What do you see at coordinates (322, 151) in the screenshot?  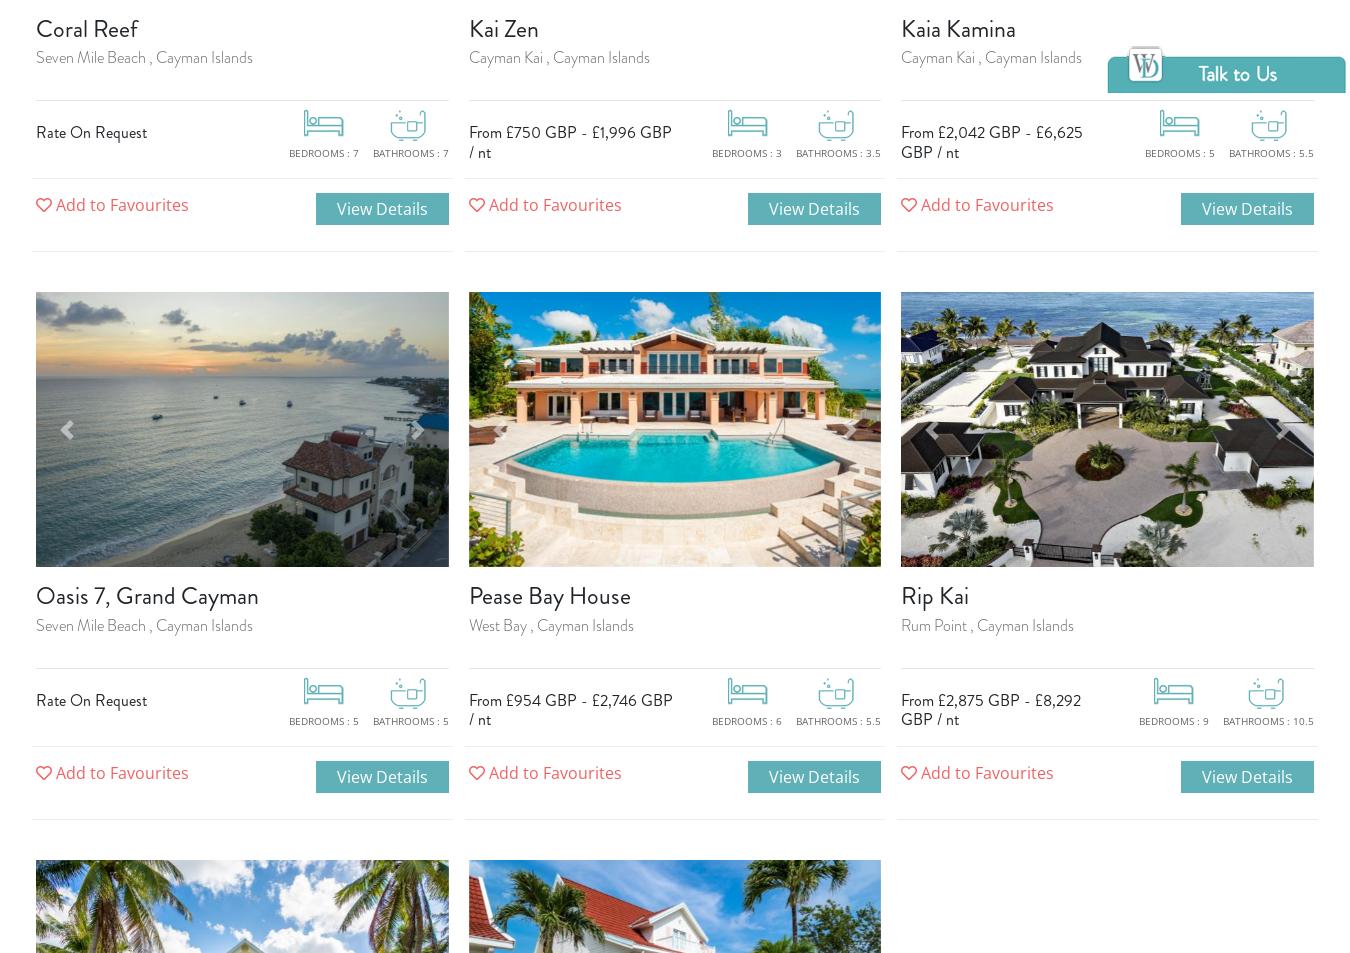 I see `'Bedrooms : 7'` at bounding box center [322, 151].